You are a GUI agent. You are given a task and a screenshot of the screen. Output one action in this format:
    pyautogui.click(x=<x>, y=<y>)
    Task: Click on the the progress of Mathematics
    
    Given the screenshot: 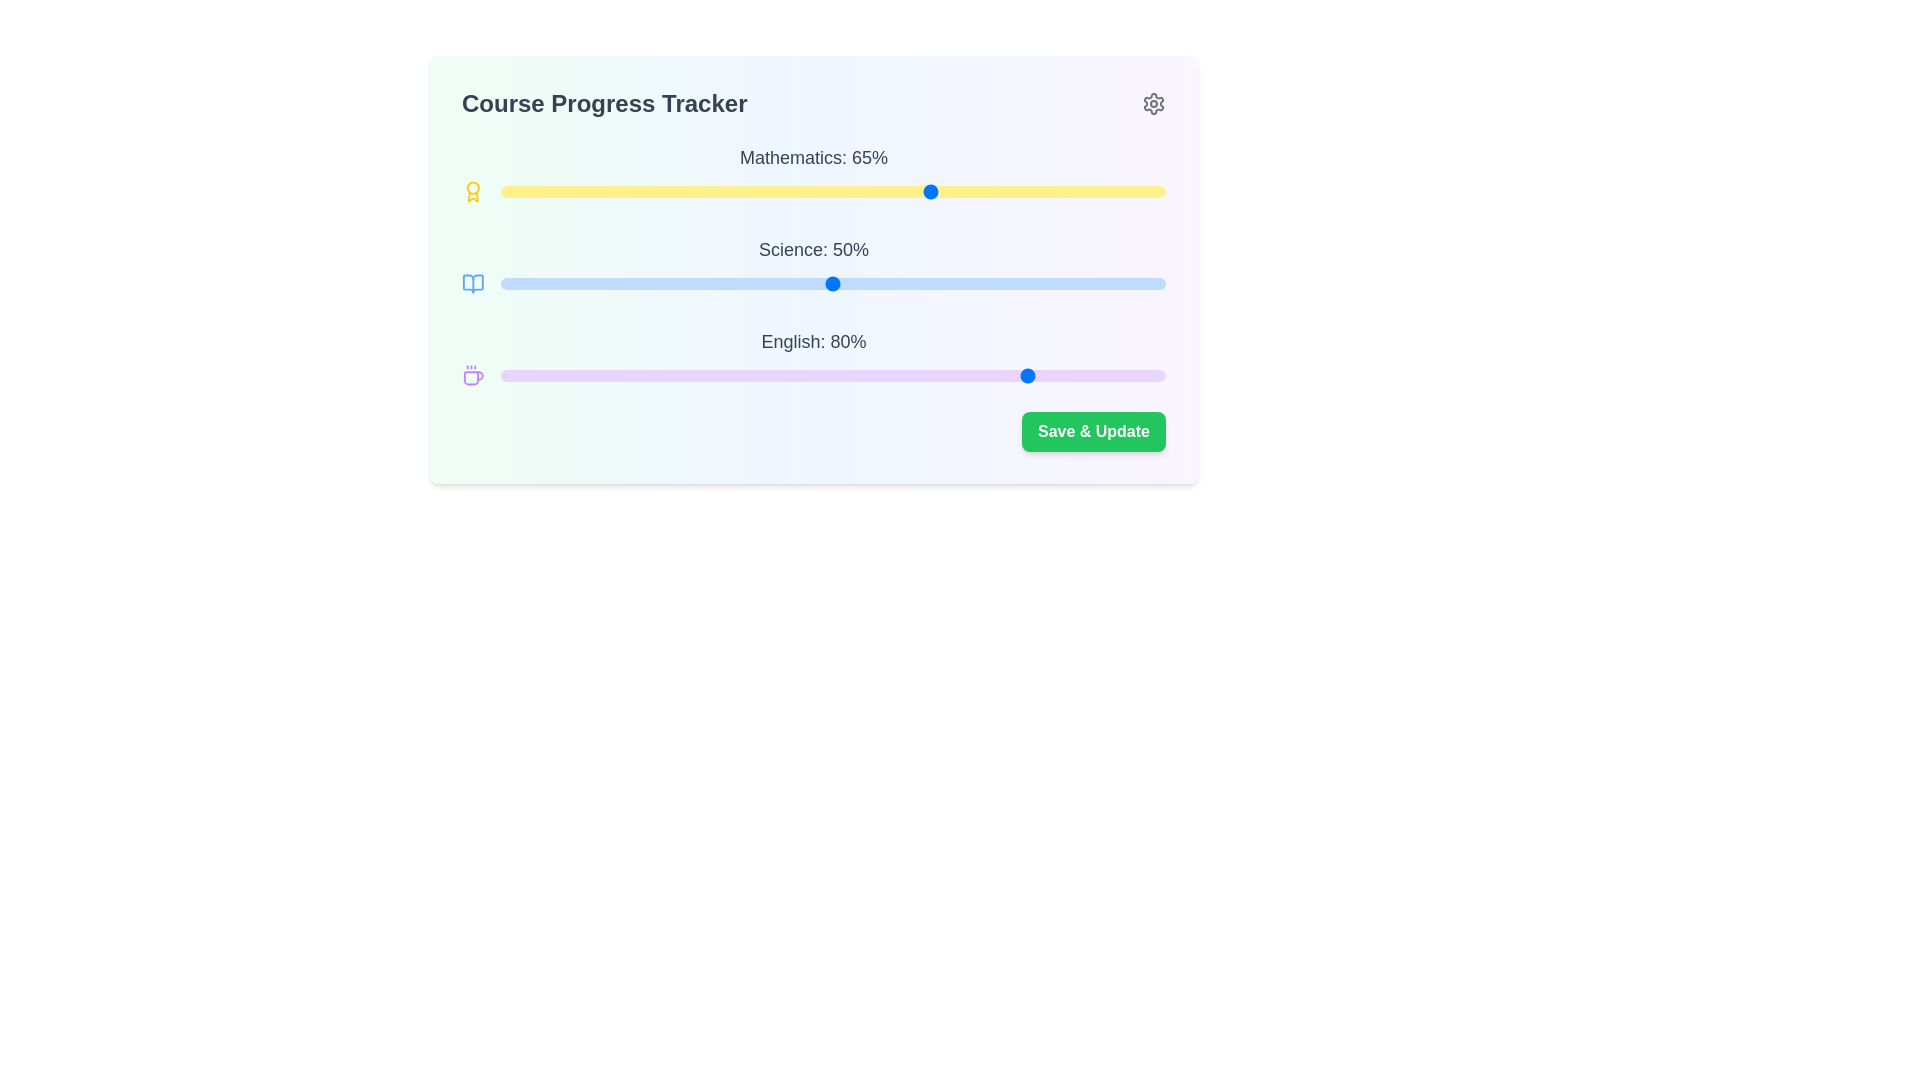 What is the action you would take?
    pyautogui.click(x=527, y=192)
    